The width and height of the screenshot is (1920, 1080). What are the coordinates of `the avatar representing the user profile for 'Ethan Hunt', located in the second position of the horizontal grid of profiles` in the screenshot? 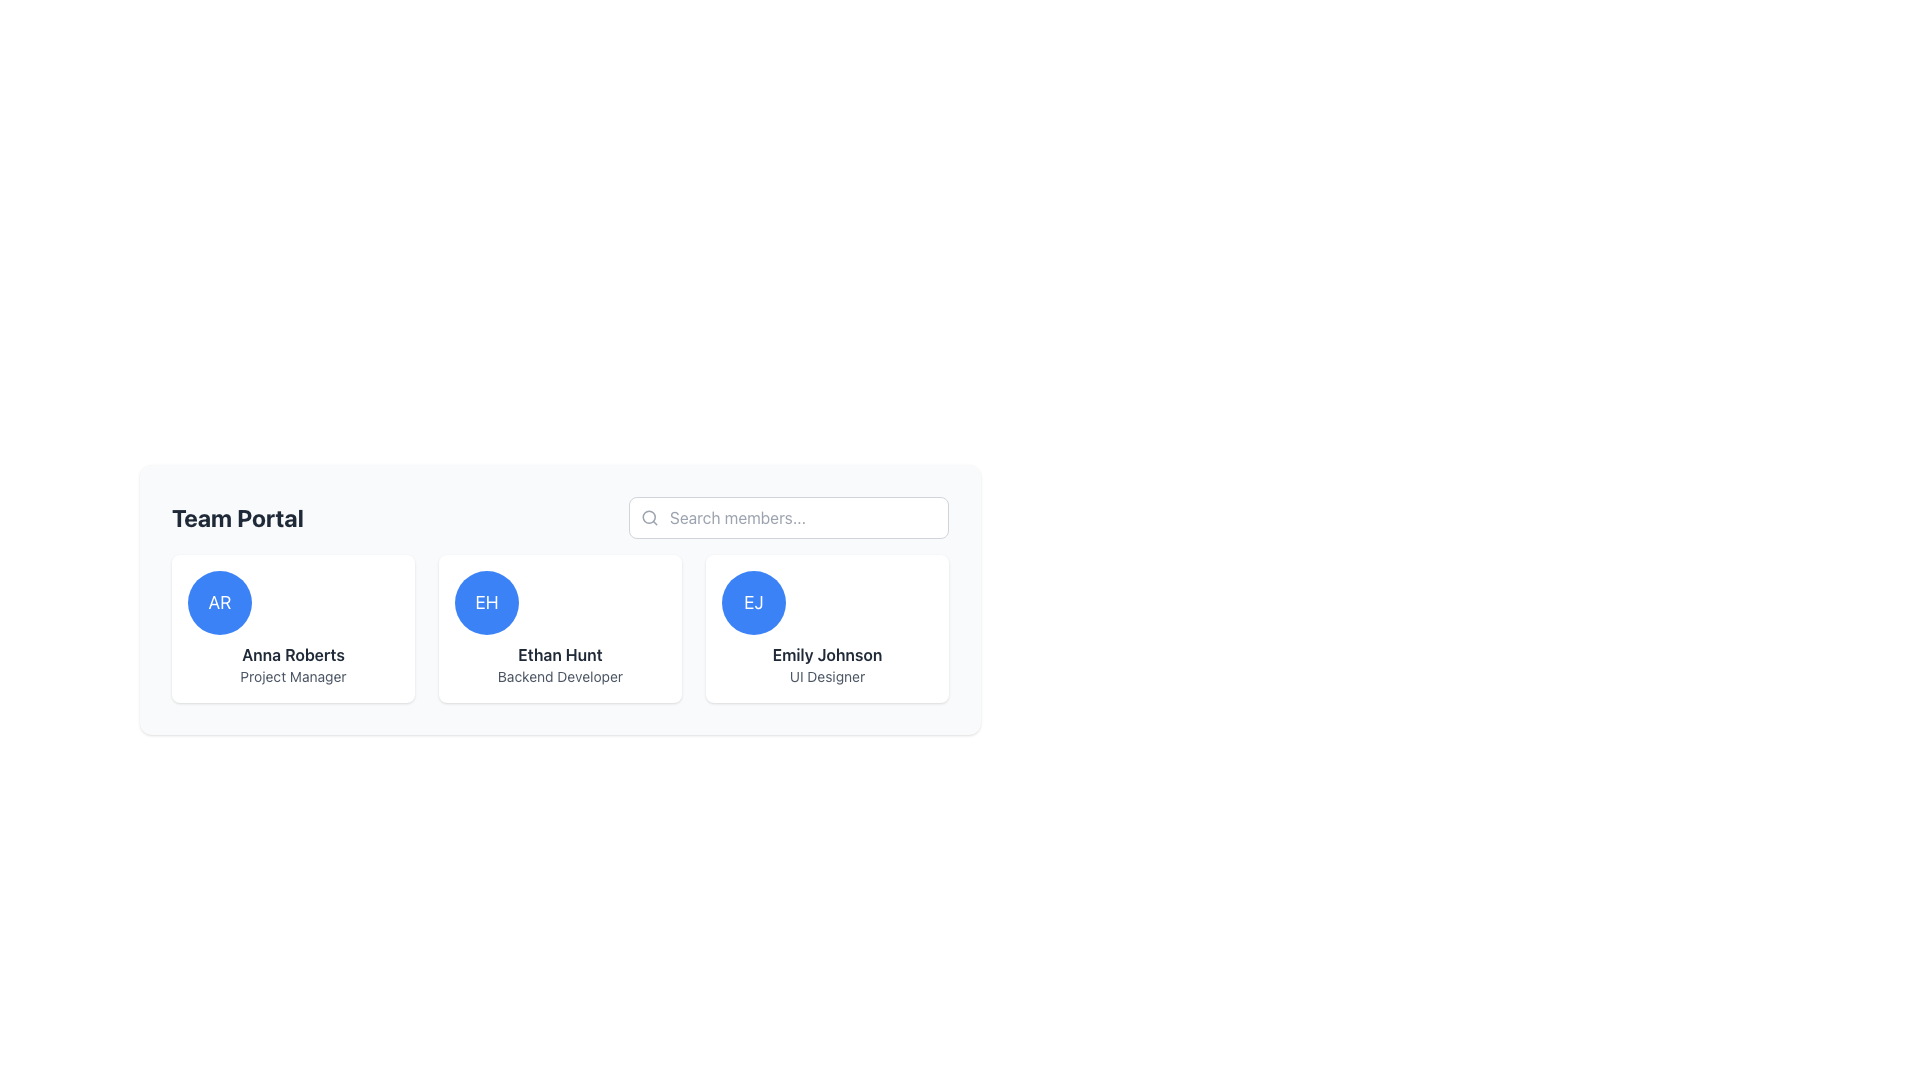 It's located at (486, 601).